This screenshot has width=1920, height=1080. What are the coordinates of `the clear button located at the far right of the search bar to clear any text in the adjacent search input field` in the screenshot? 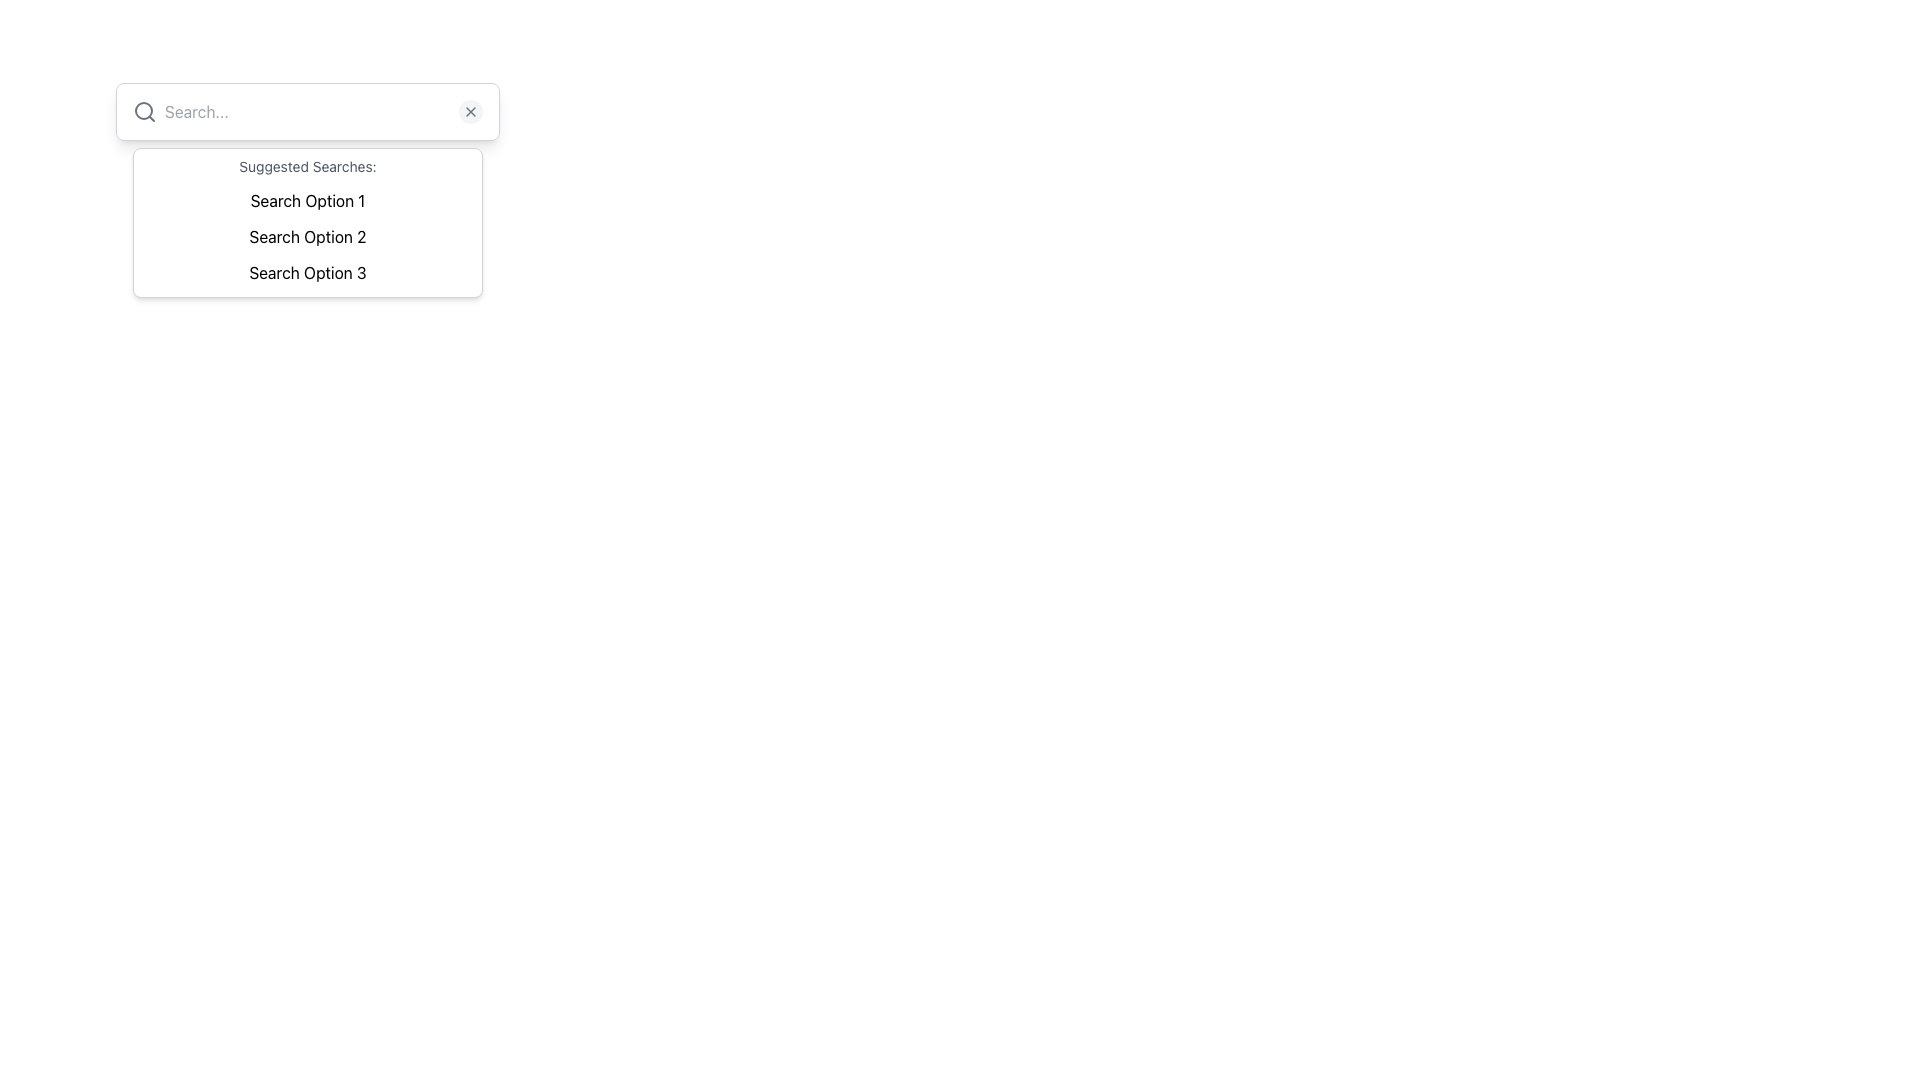 It's located at (469, 111).